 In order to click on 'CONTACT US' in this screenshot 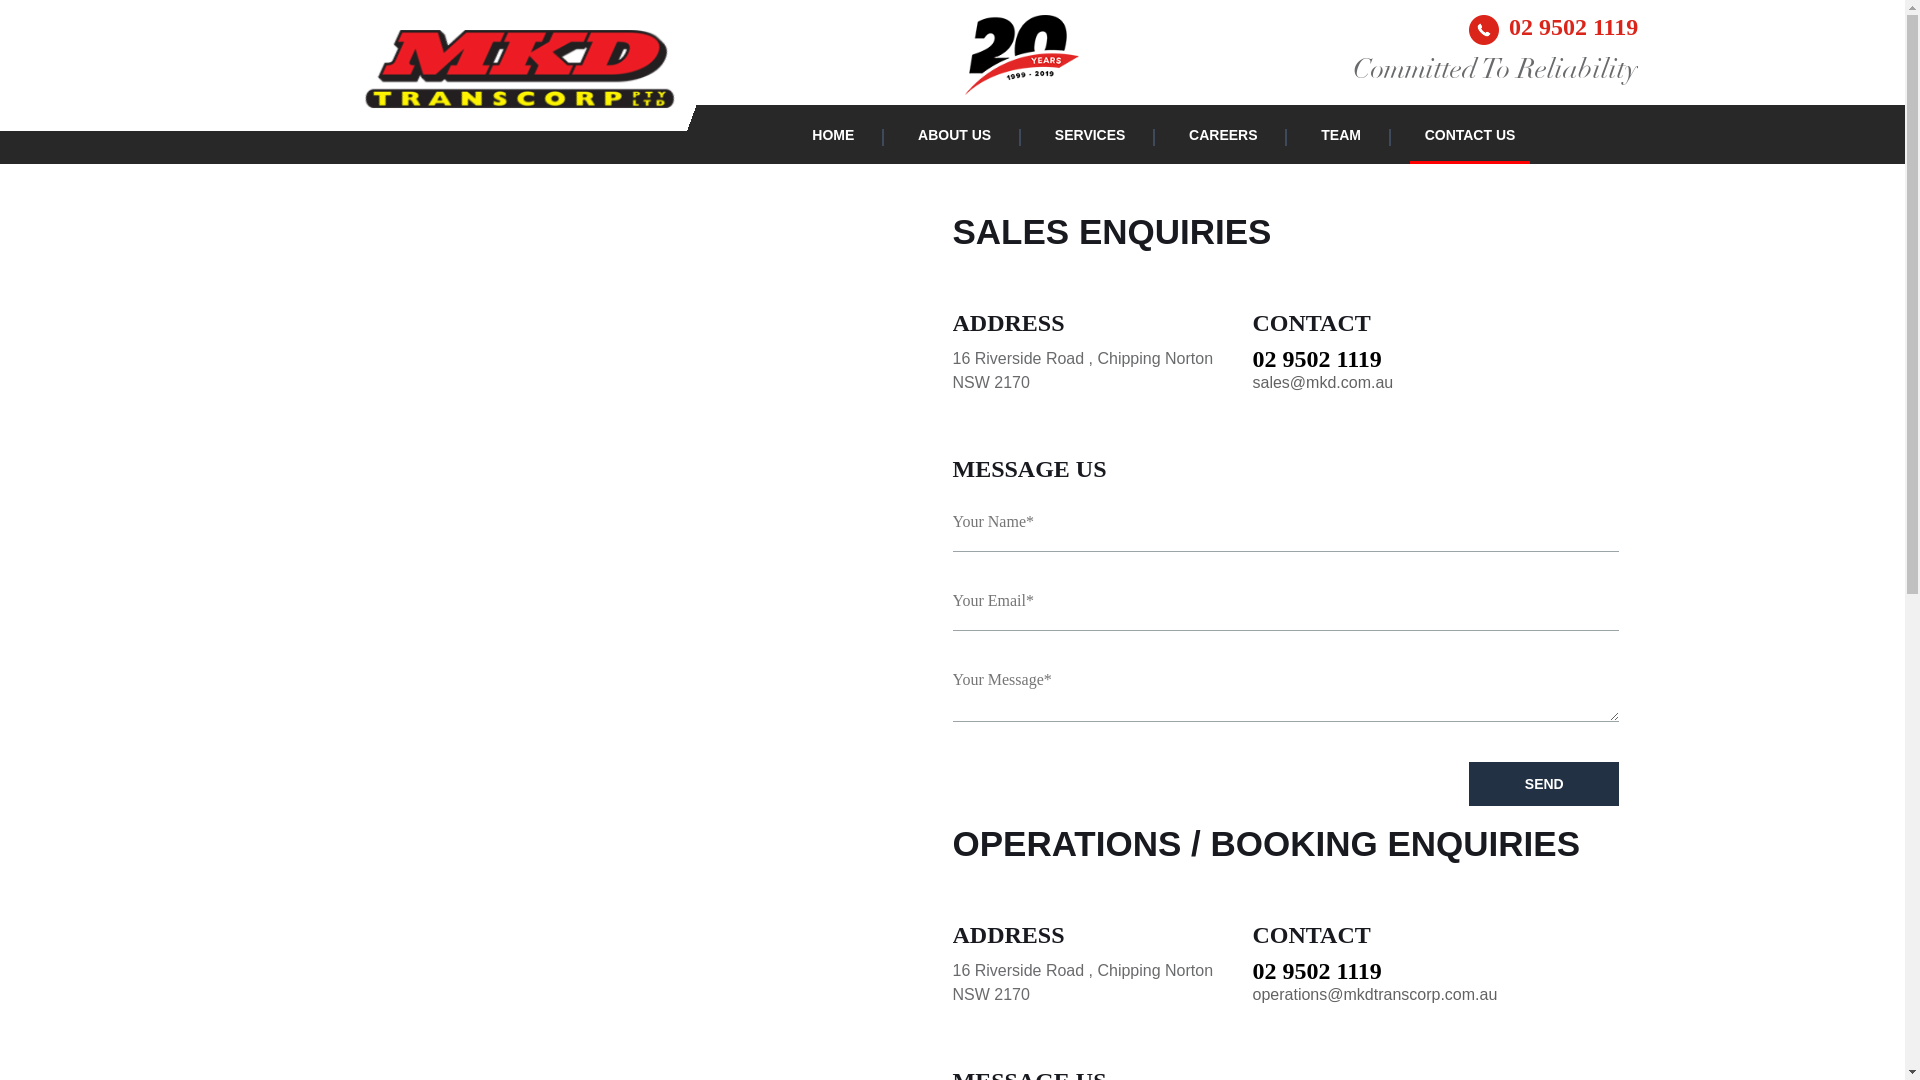, I will do `click(1424, 135)`.